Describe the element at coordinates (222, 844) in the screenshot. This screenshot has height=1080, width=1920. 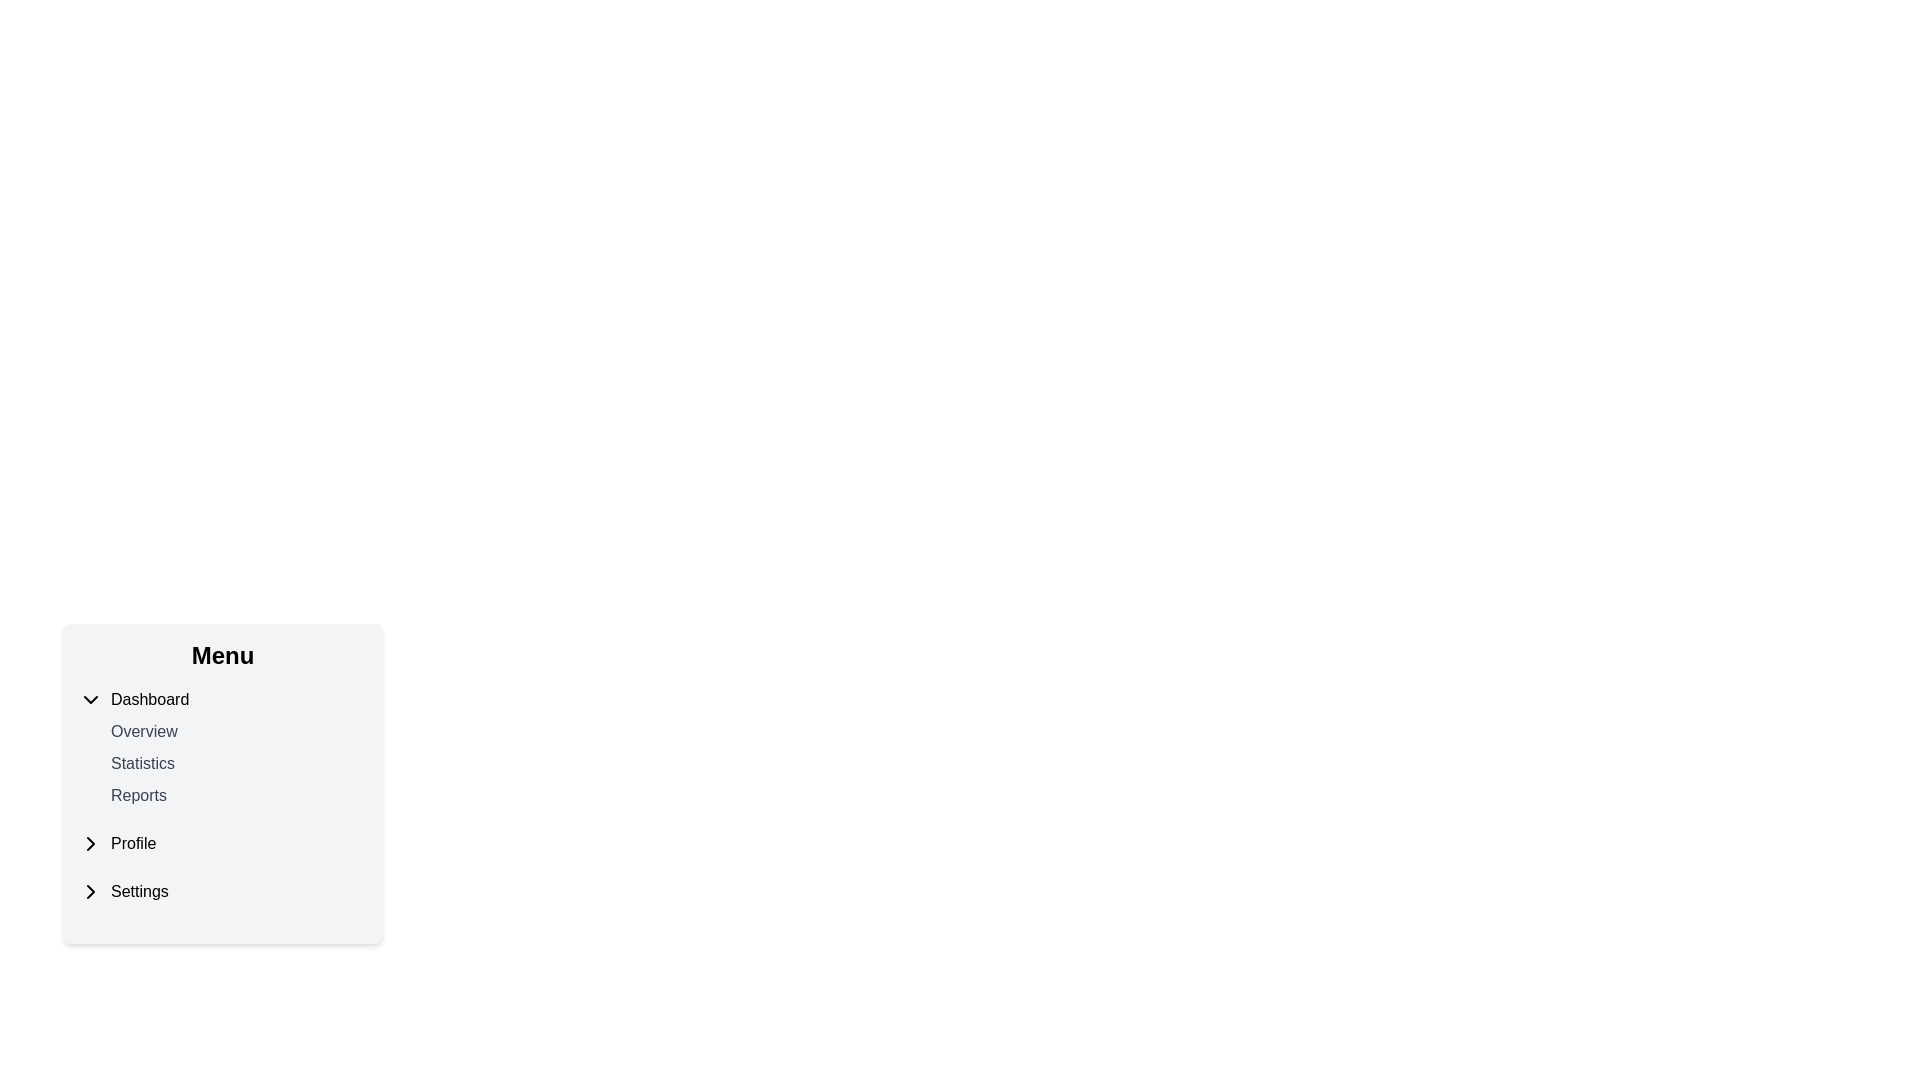
I see `the 'Profile' menu item in the vertical navigation menu` at that location.